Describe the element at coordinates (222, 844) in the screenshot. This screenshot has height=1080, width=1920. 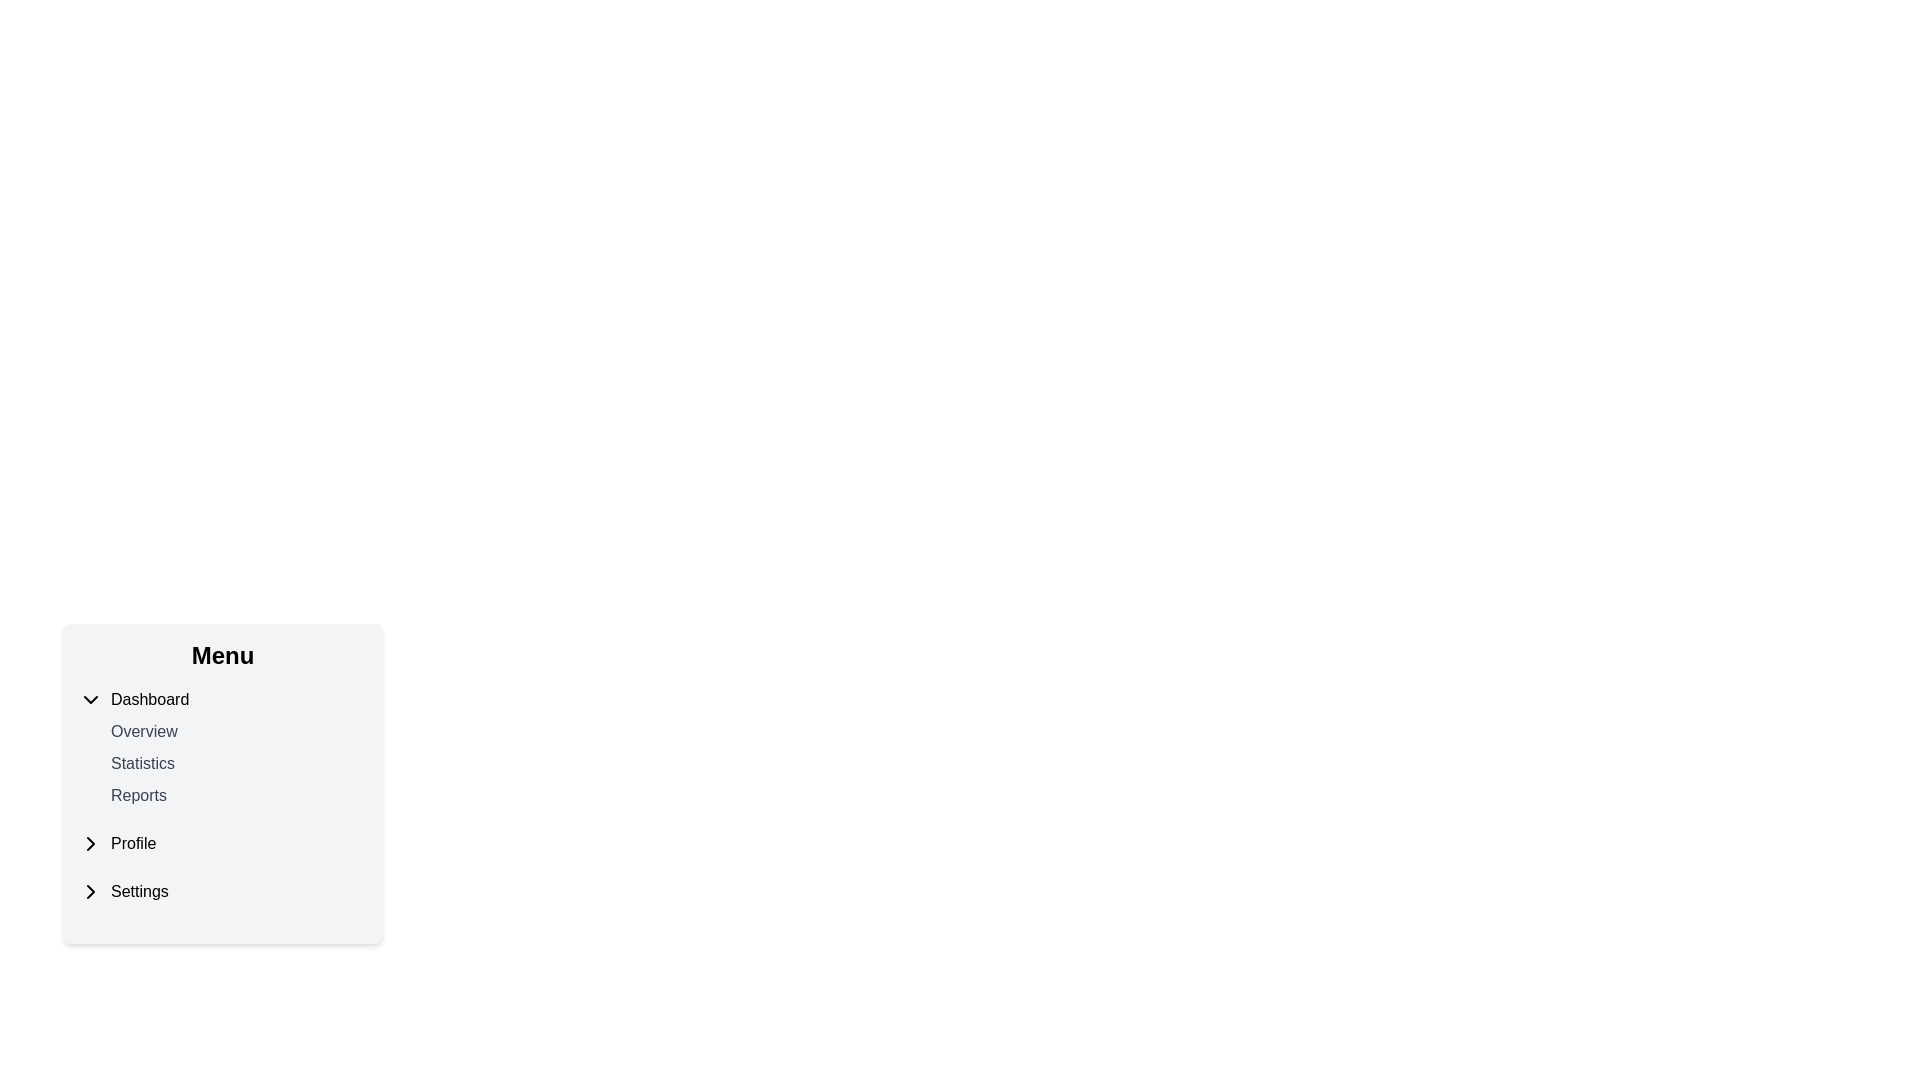
I see `the 'Profile' menu item in the vertical navigation menu` at that location.